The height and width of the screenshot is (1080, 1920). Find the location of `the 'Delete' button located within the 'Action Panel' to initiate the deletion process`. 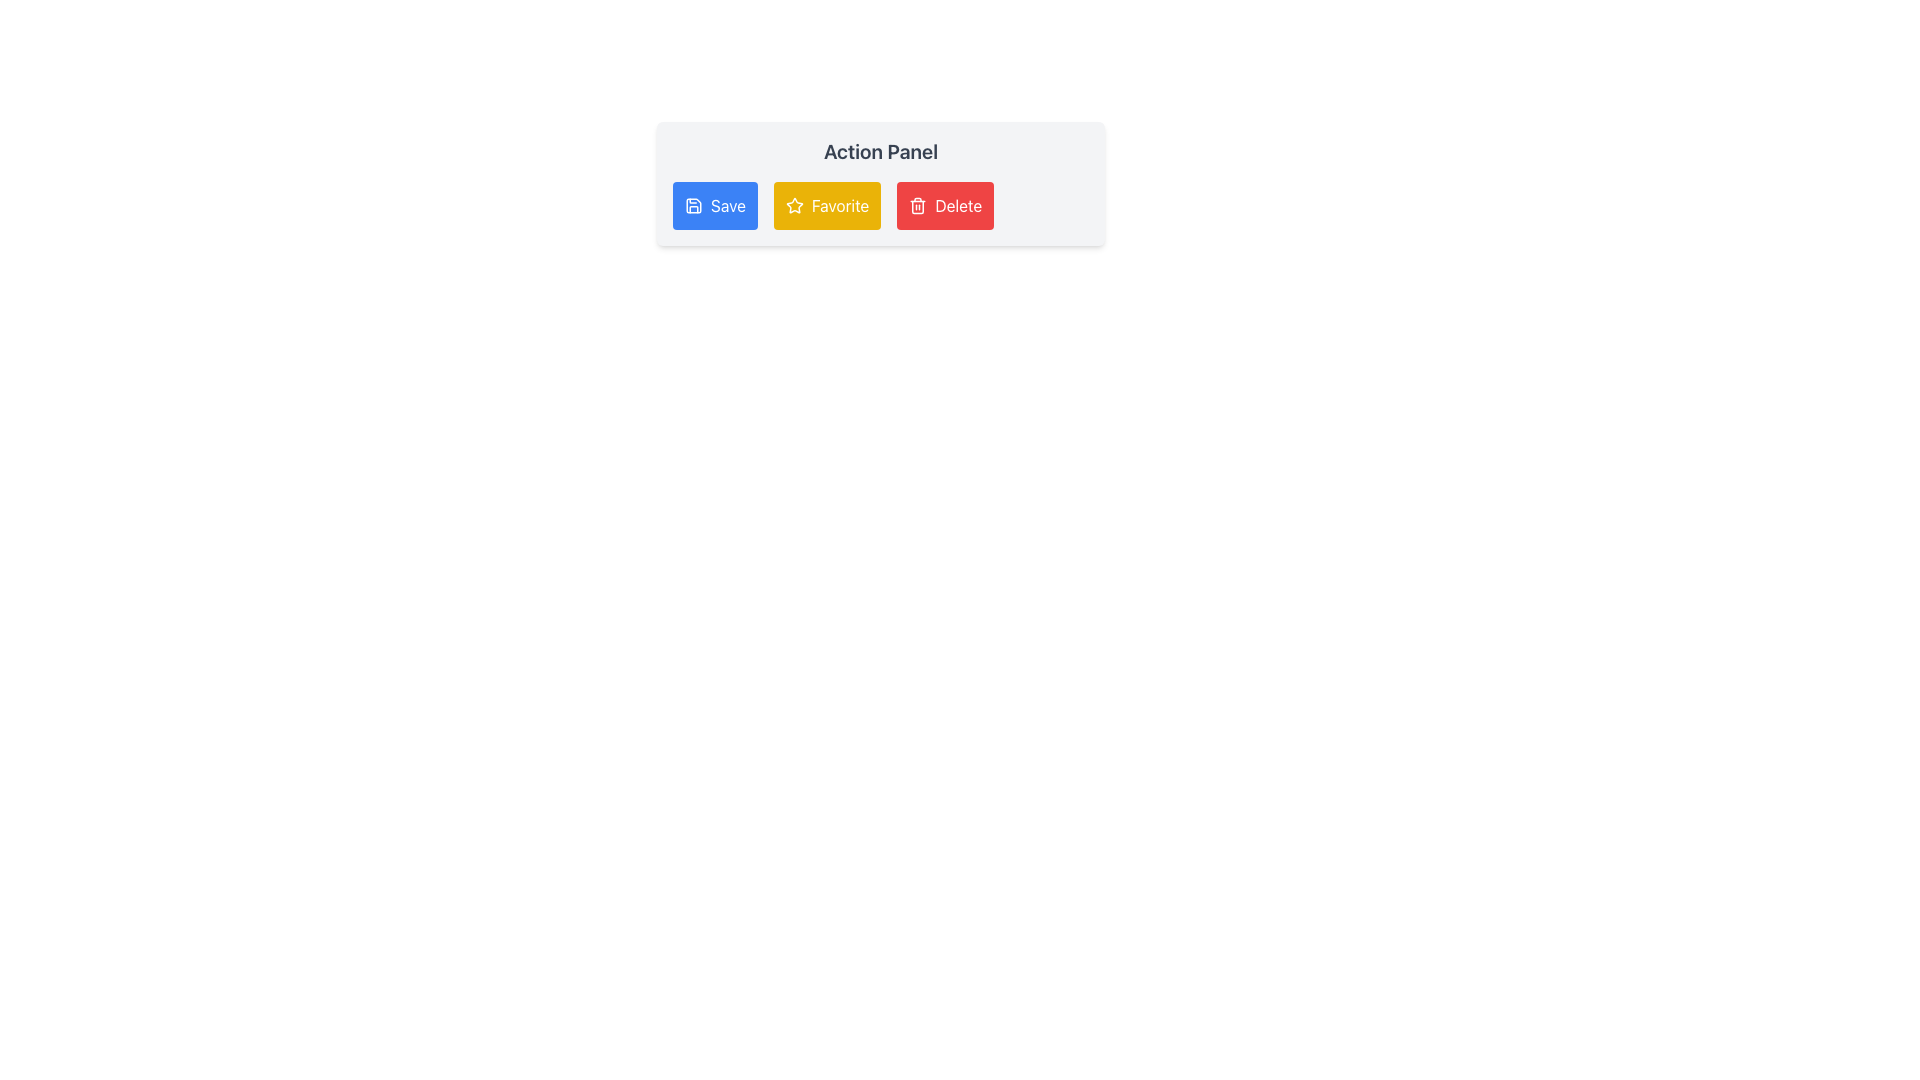

the 'Delete' button located within the 'Action Panel' to initiate the deletion process is located at coordinates (944, 205).